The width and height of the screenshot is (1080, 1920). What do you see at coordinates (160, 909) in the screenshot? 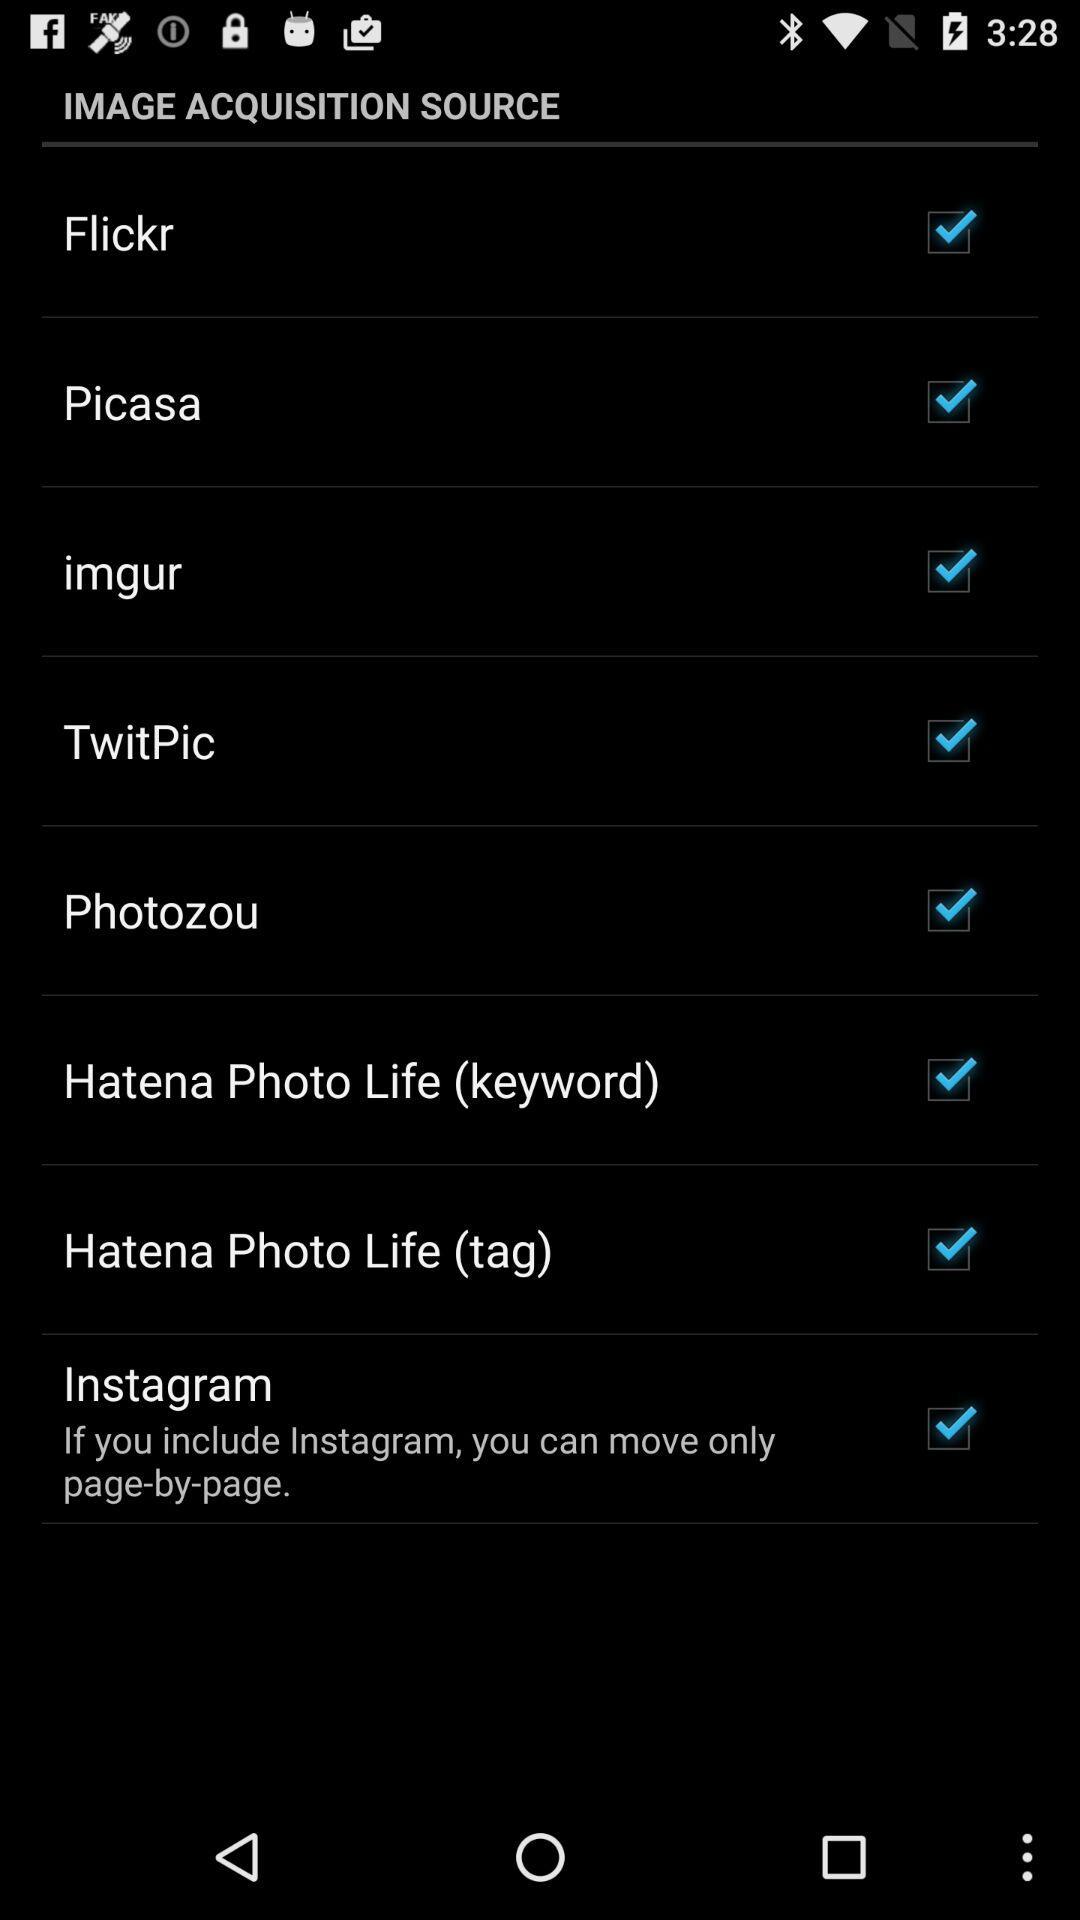
I see `photozou item` at bounding box center [160, 909].